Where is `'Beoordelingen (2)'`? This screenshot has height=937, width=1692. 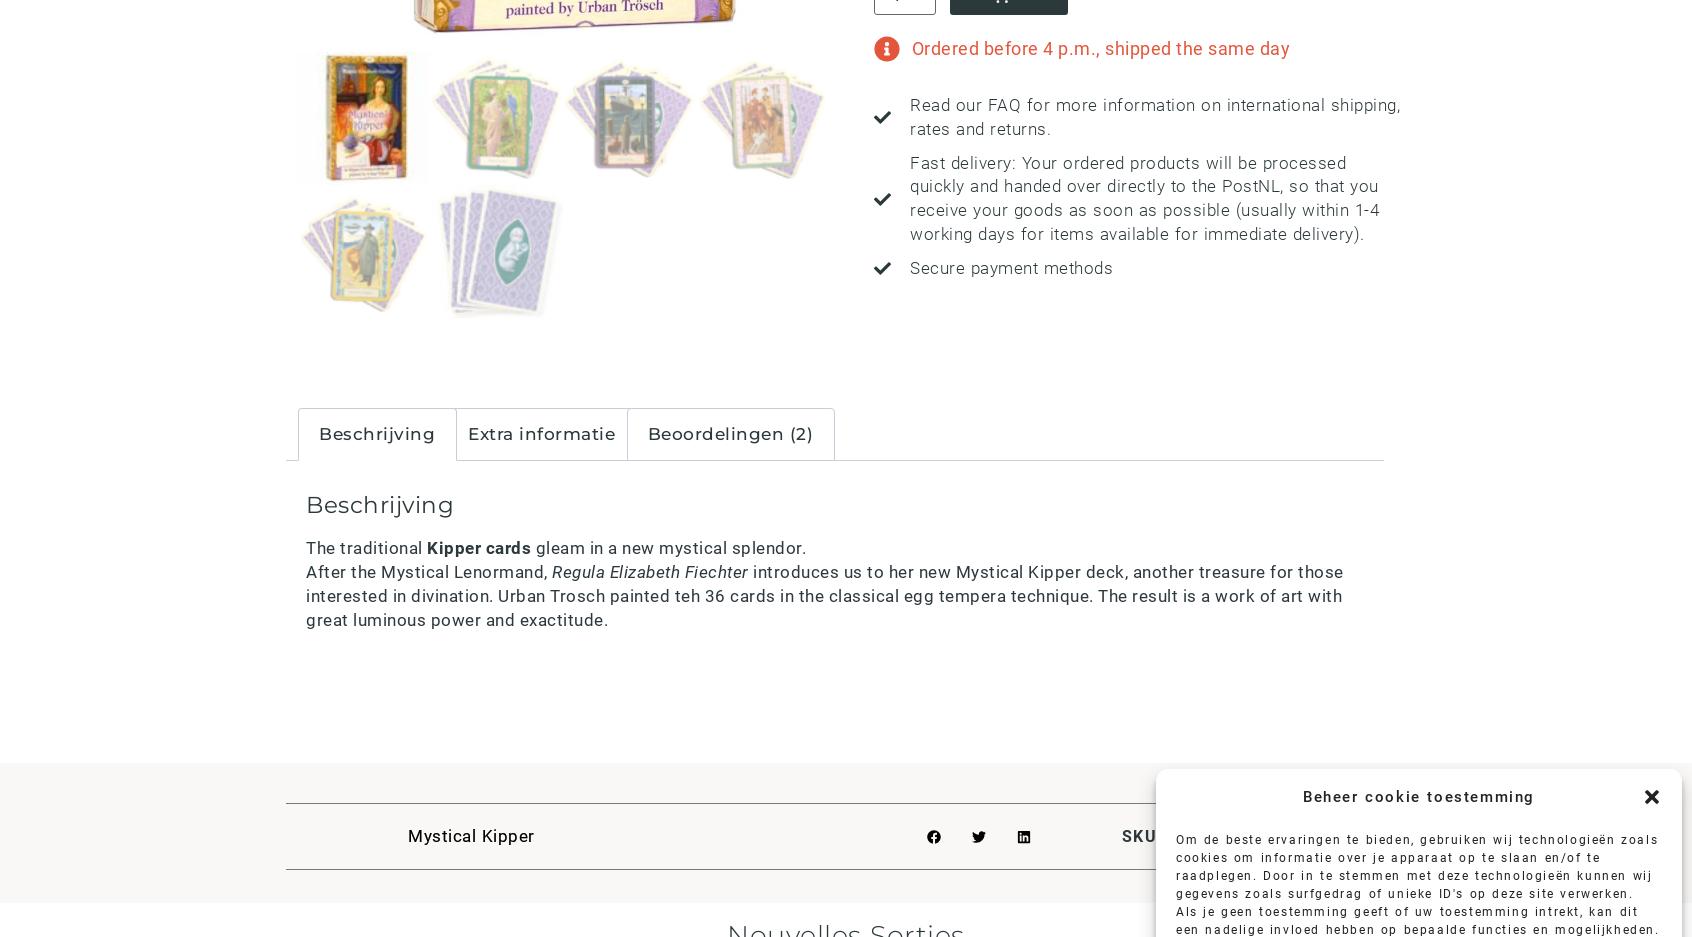
'Beoordelingen (2)' is located at coordinates (728, 432).